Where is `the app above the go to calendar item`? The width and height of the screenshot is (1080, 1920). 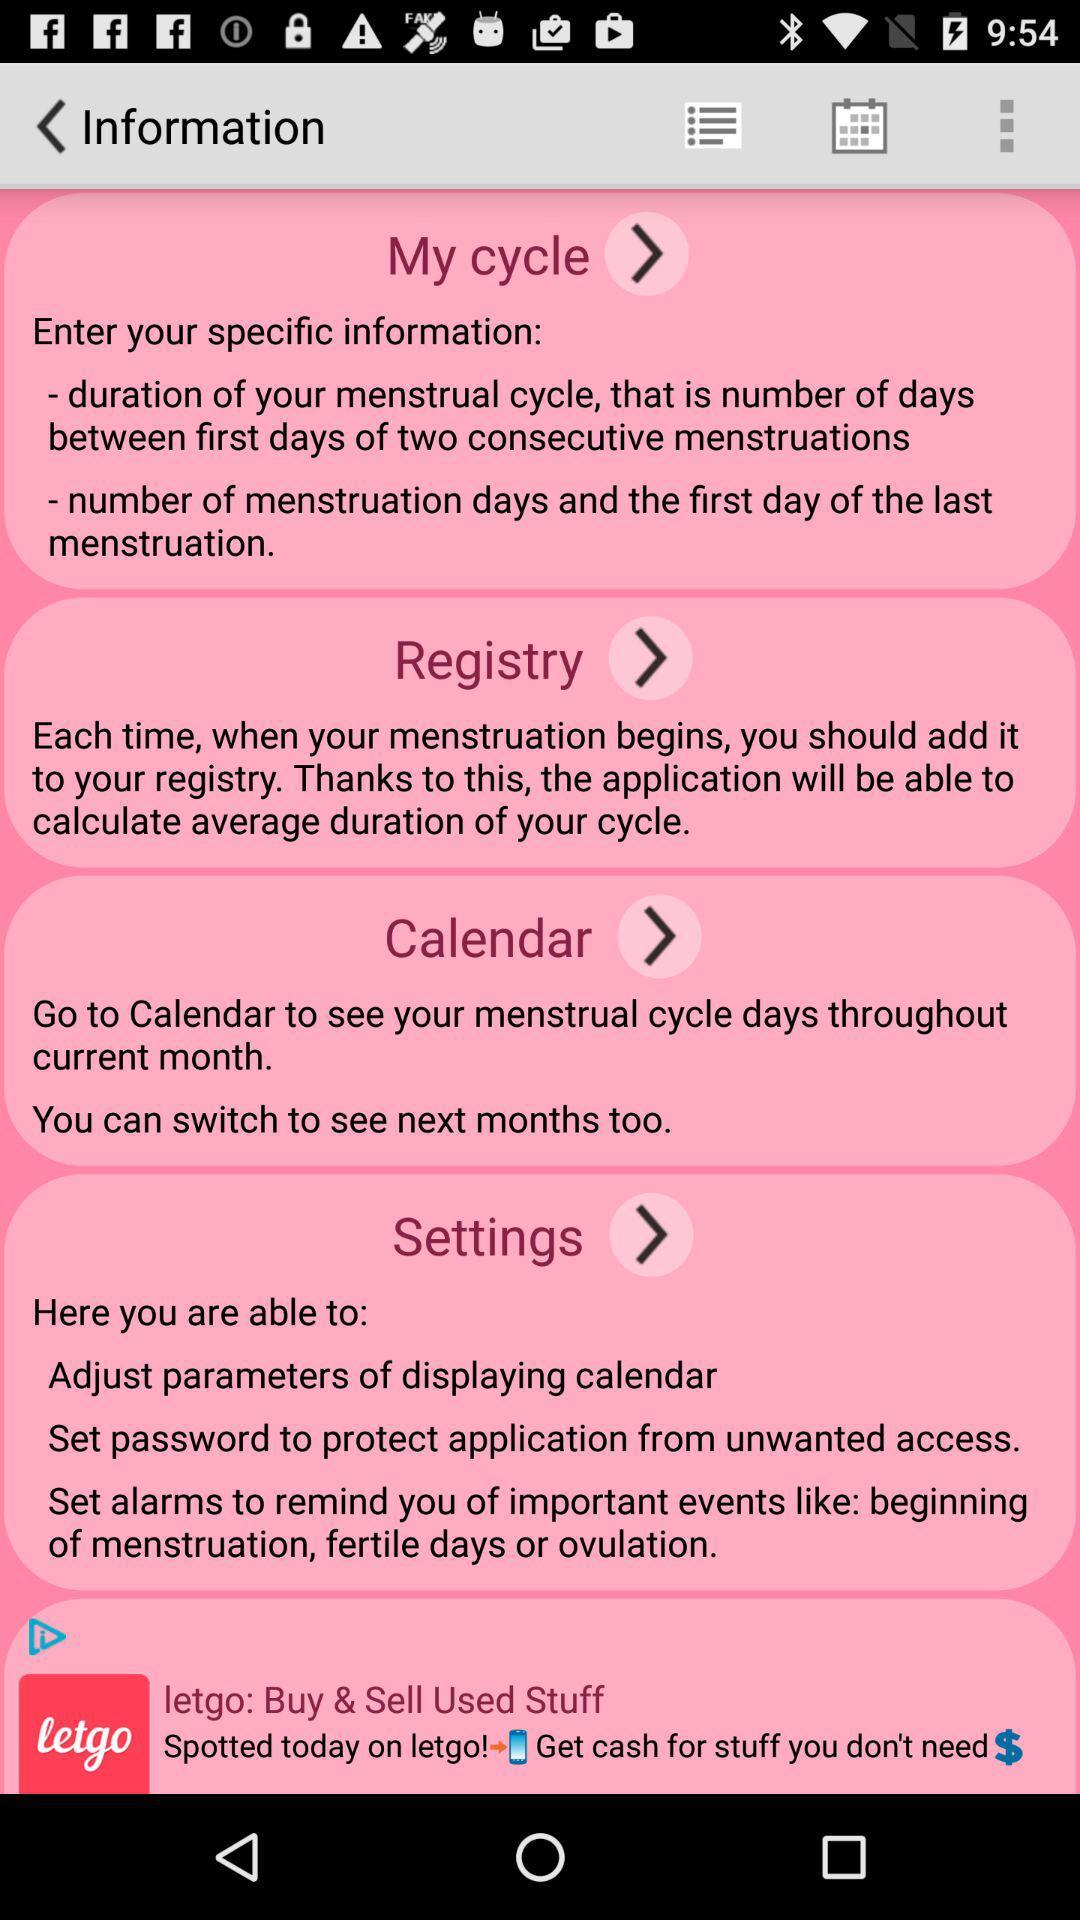 the app above the go to calendar item is located at coordinates (659, 935).